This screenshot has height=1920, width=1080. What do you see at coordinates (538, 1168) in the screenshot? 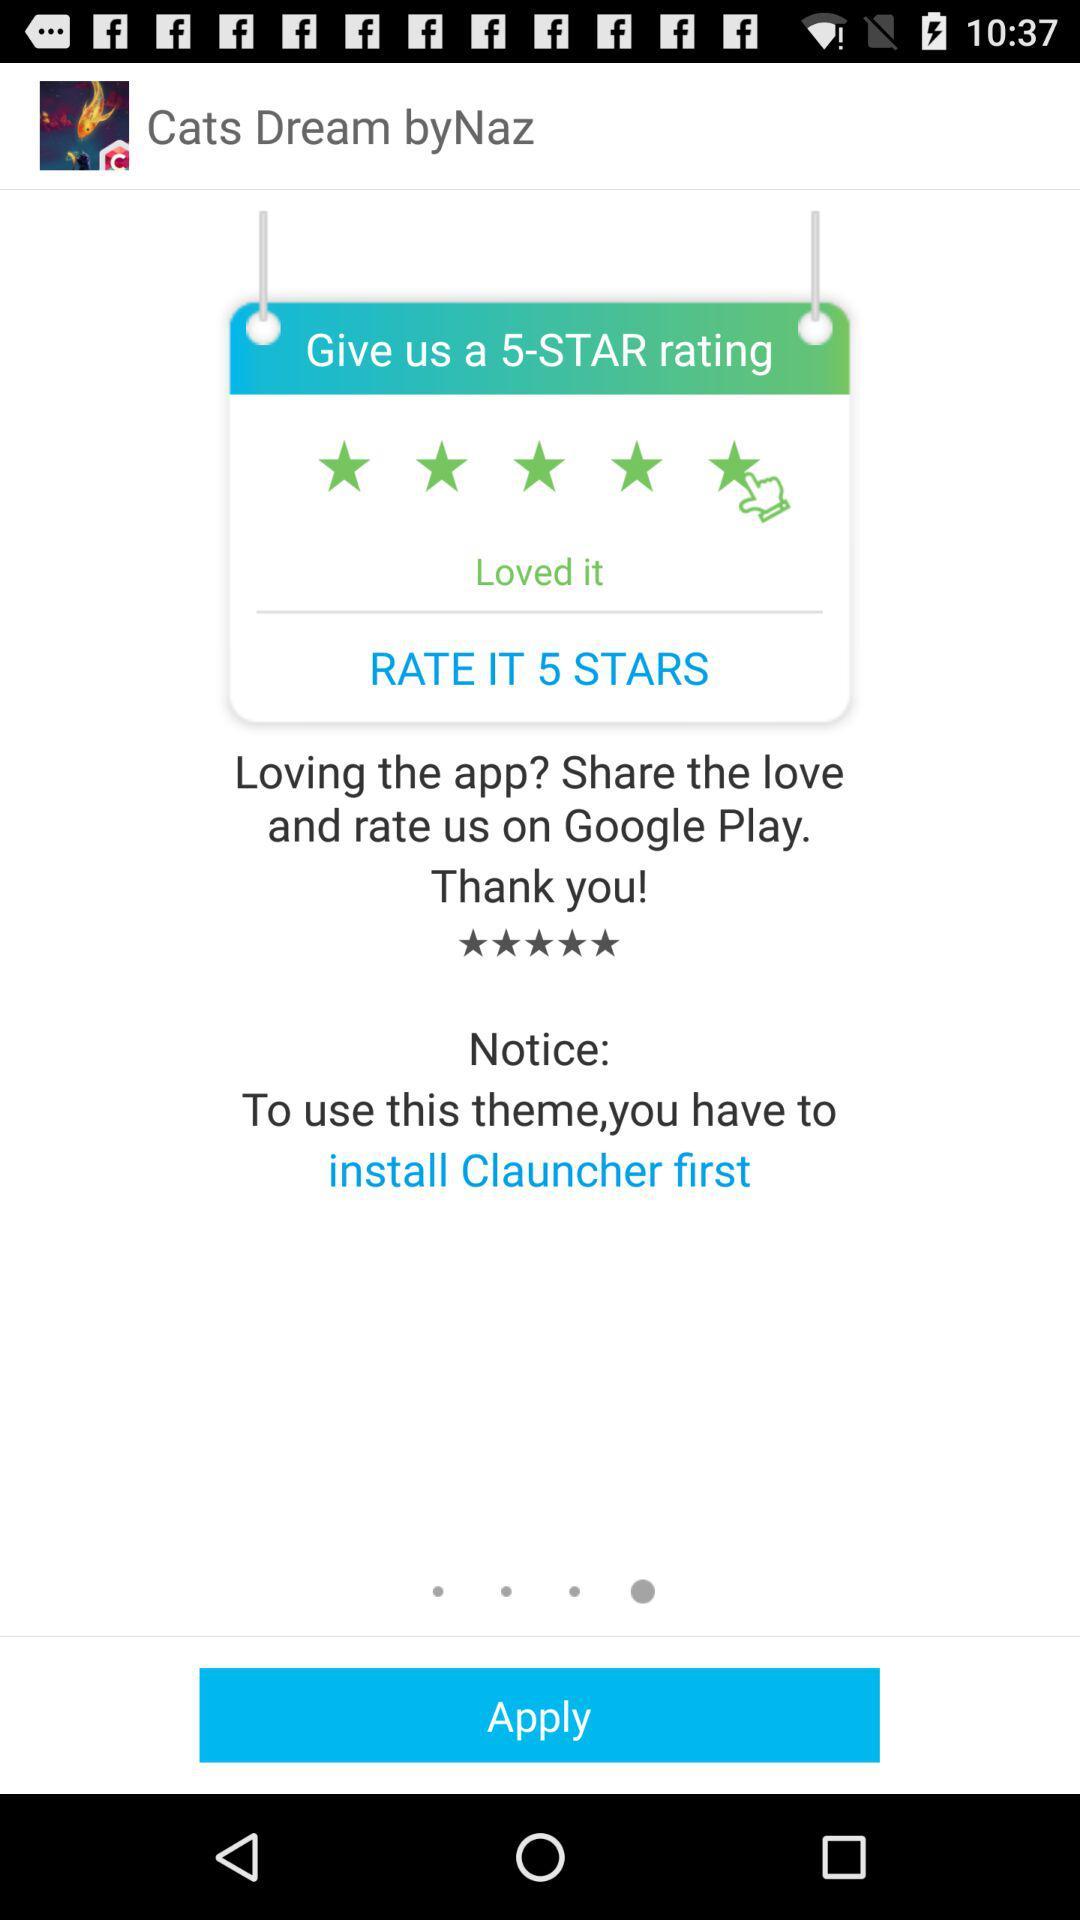
I see `install clauncher first app` at bounding box center [538, 1168].